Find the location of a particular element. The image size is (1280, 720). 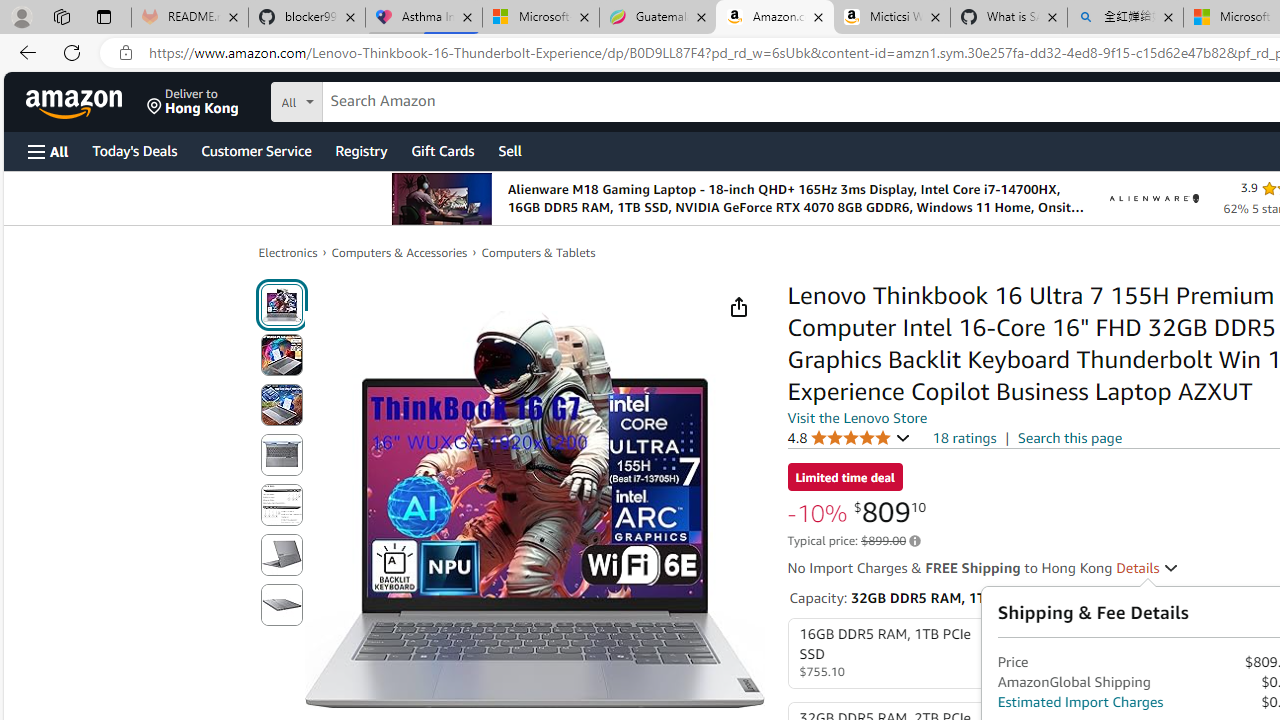

'Search in' is located at coordinates (371, 99).